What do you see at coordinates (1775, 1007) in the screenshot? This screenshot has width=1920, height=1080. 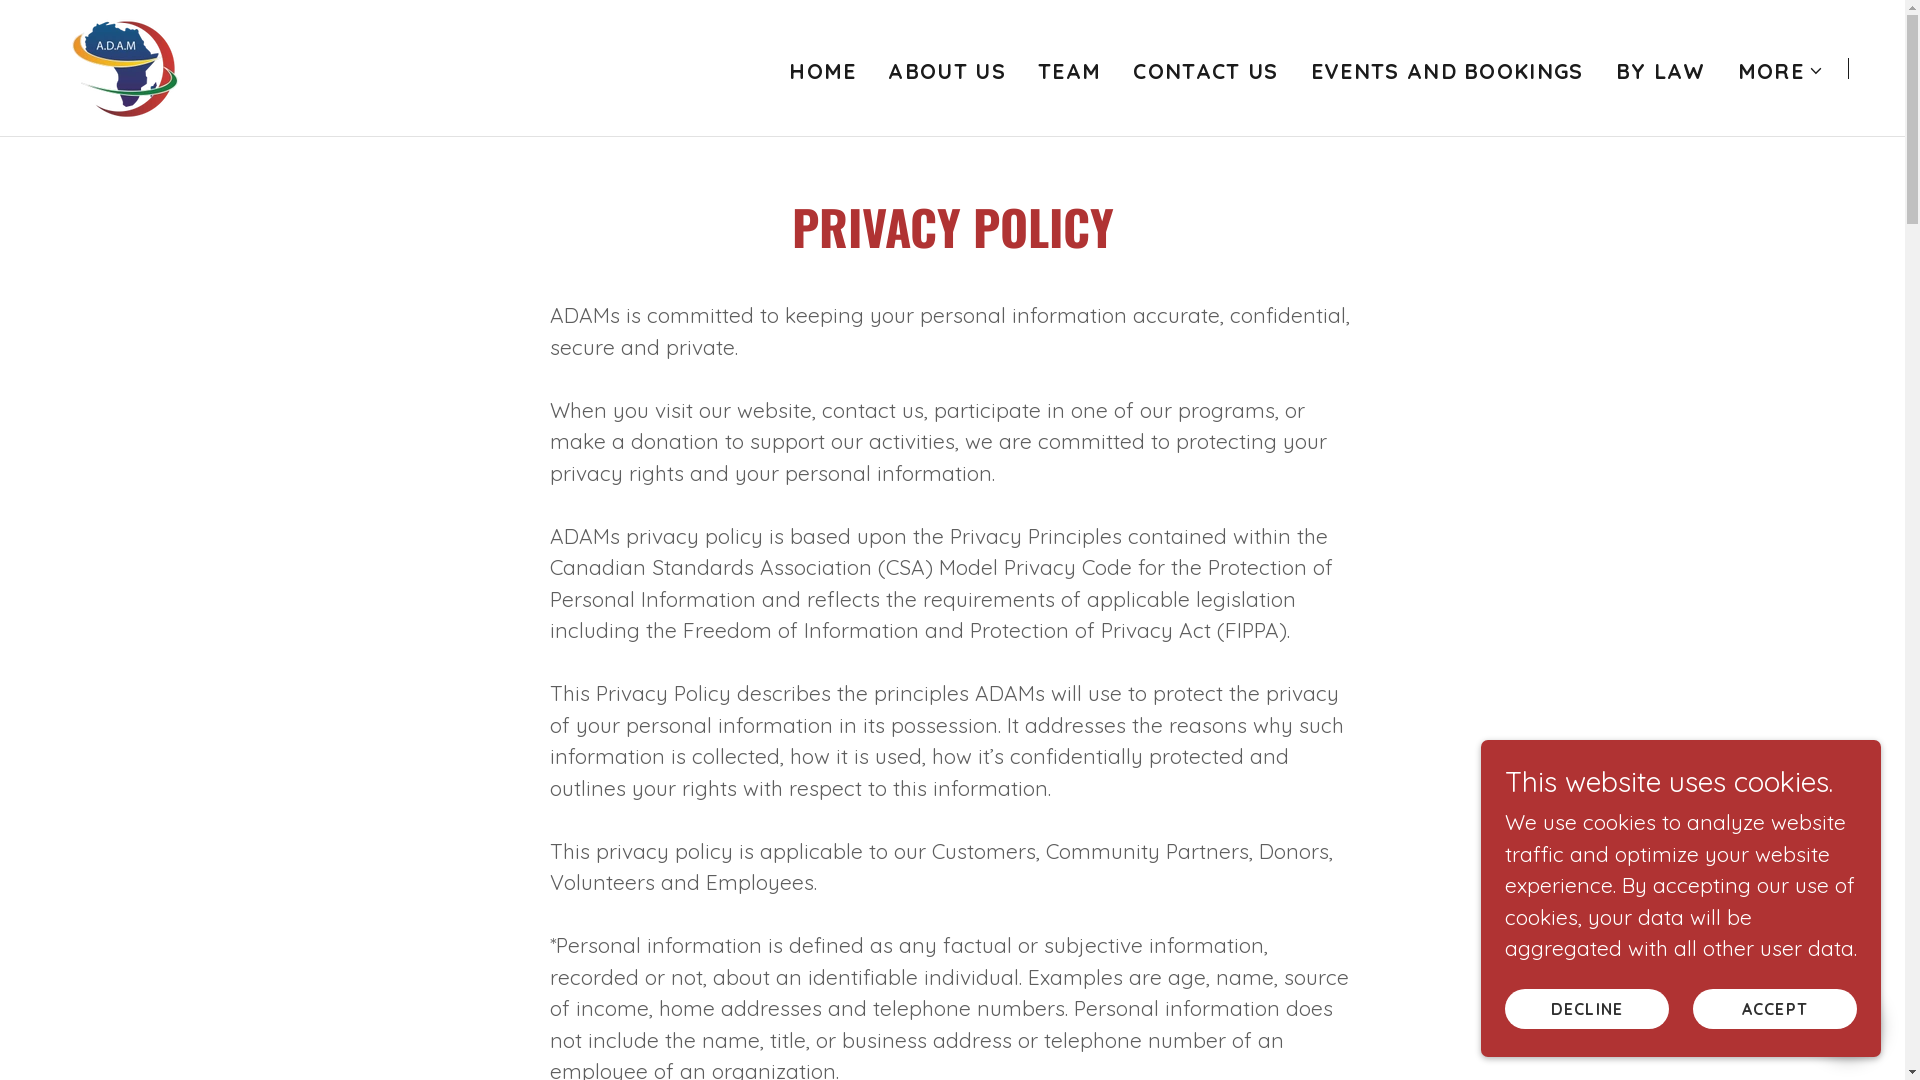 I see `'ACCEPT'` at bounding box center [1775, 1007].